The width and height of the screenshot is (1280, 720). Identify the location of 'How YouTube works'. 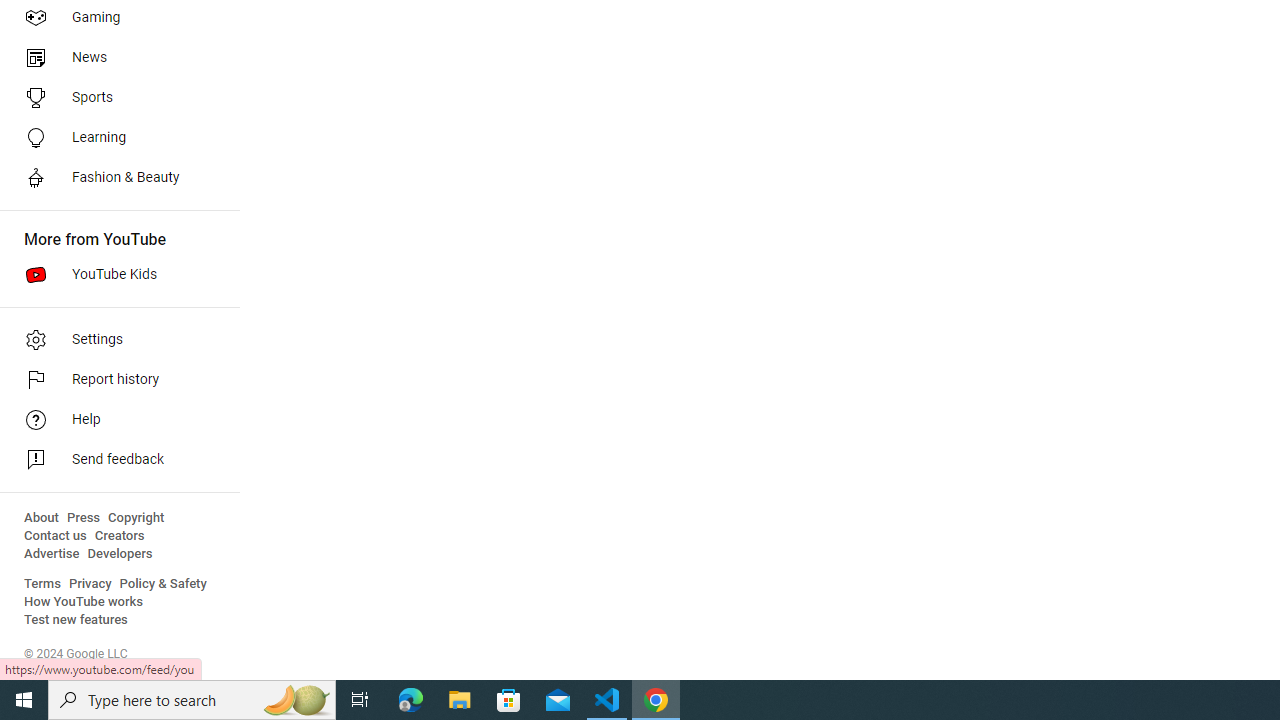
(82, 601).